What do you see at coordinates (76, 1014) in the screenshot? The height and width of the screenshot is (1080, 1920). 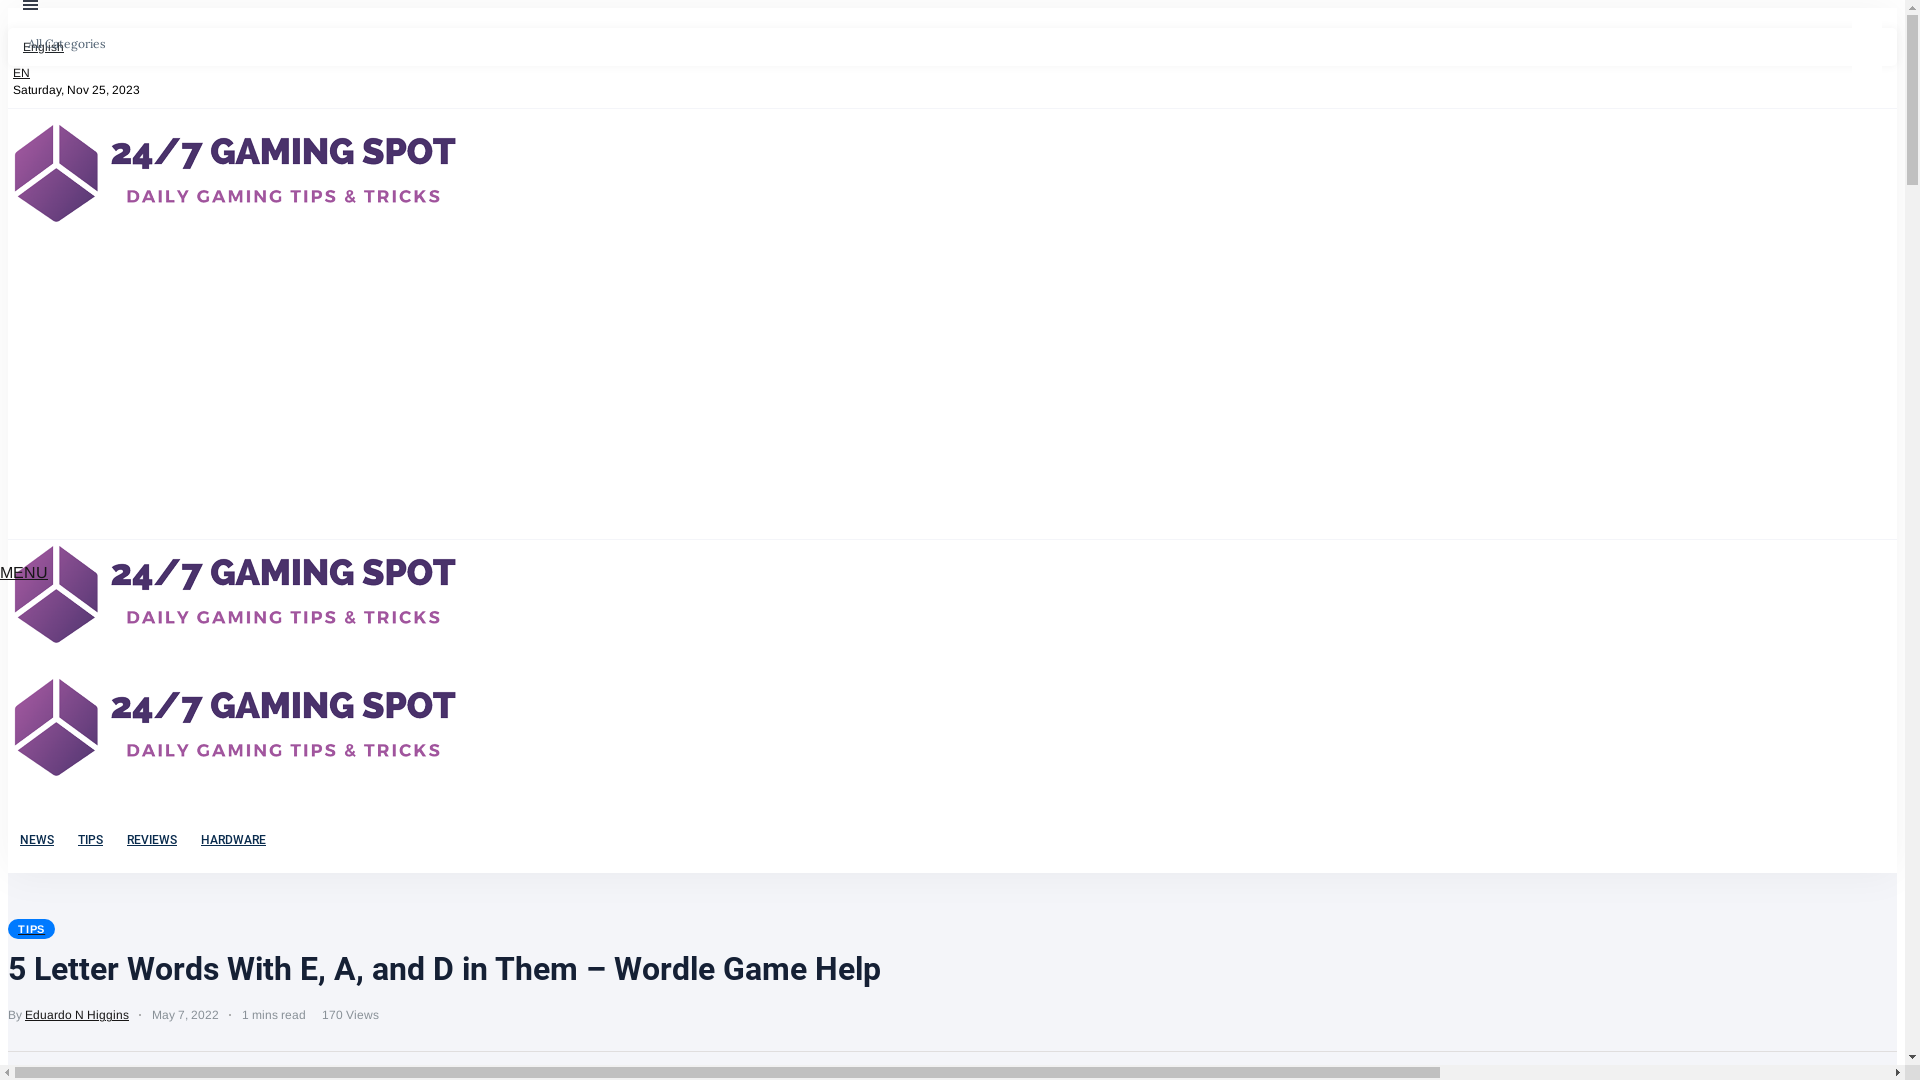 I see `'Eduardo N Higgins'` at bounding box center [76, 1014].